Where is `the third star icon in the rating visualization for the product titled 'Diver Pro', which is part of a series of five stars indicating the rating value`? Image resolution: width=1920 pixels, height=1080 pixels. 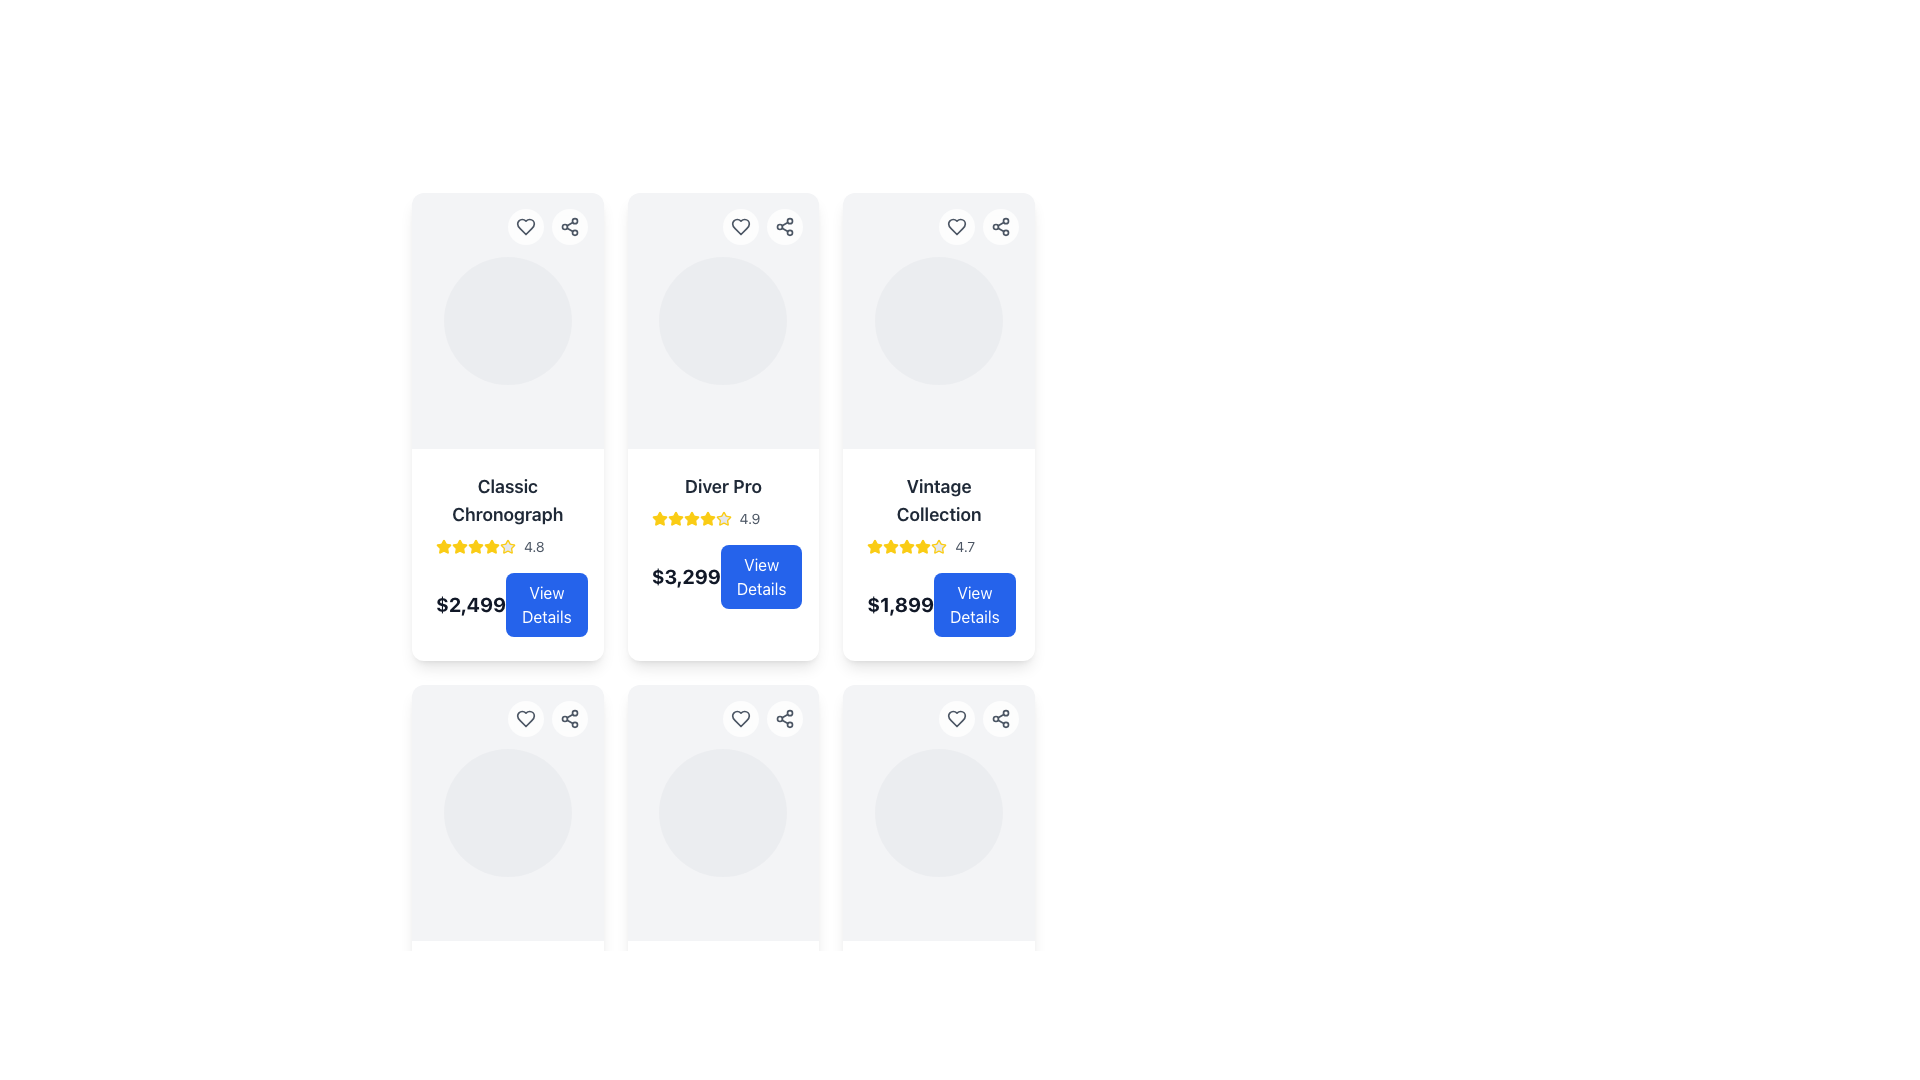 the third star icon in the rating visualization for the product titled 'Diver Pro', which is part of a series of five stars indicating the rating value is located at coordinates (675, 518).